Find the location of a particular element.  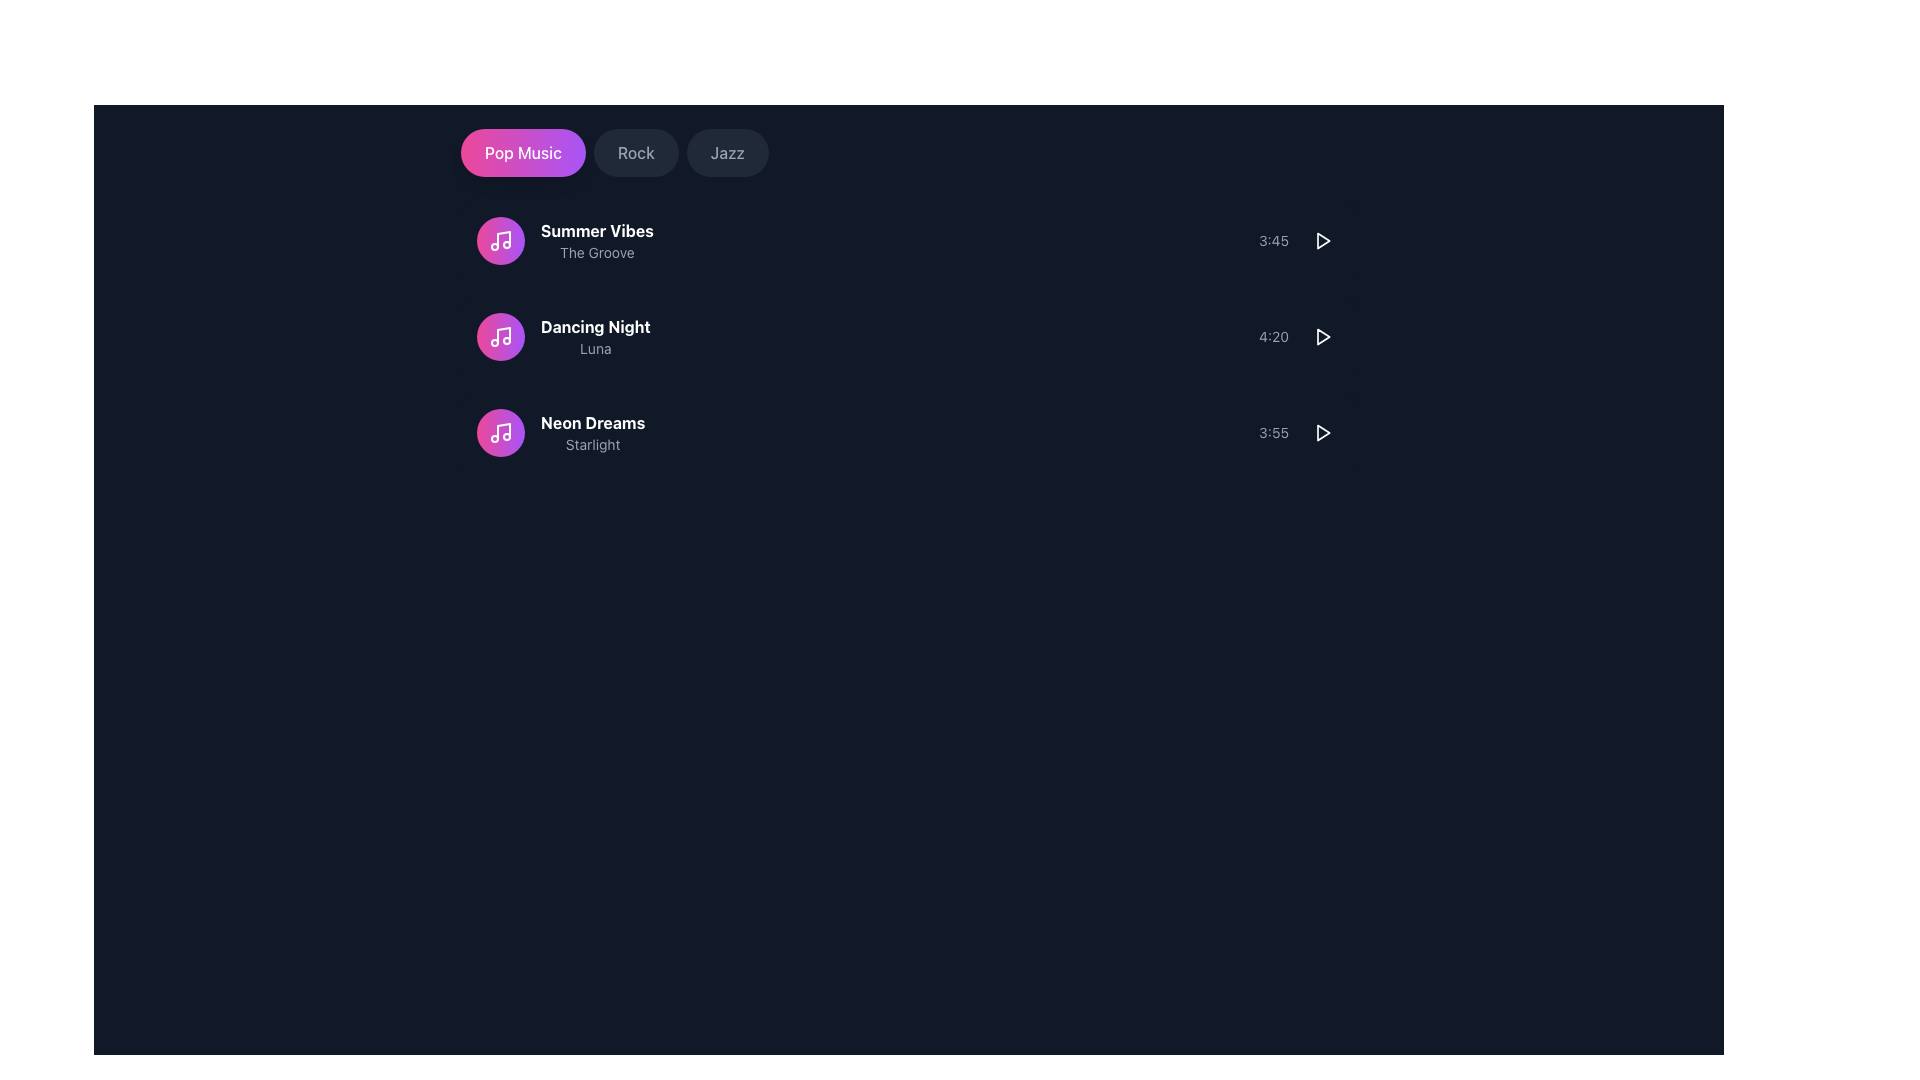

the text label displaying 'Starlight' that is located beneath the header 'Neon Dreams' in the music track listing is located at coordinates (592, 443).